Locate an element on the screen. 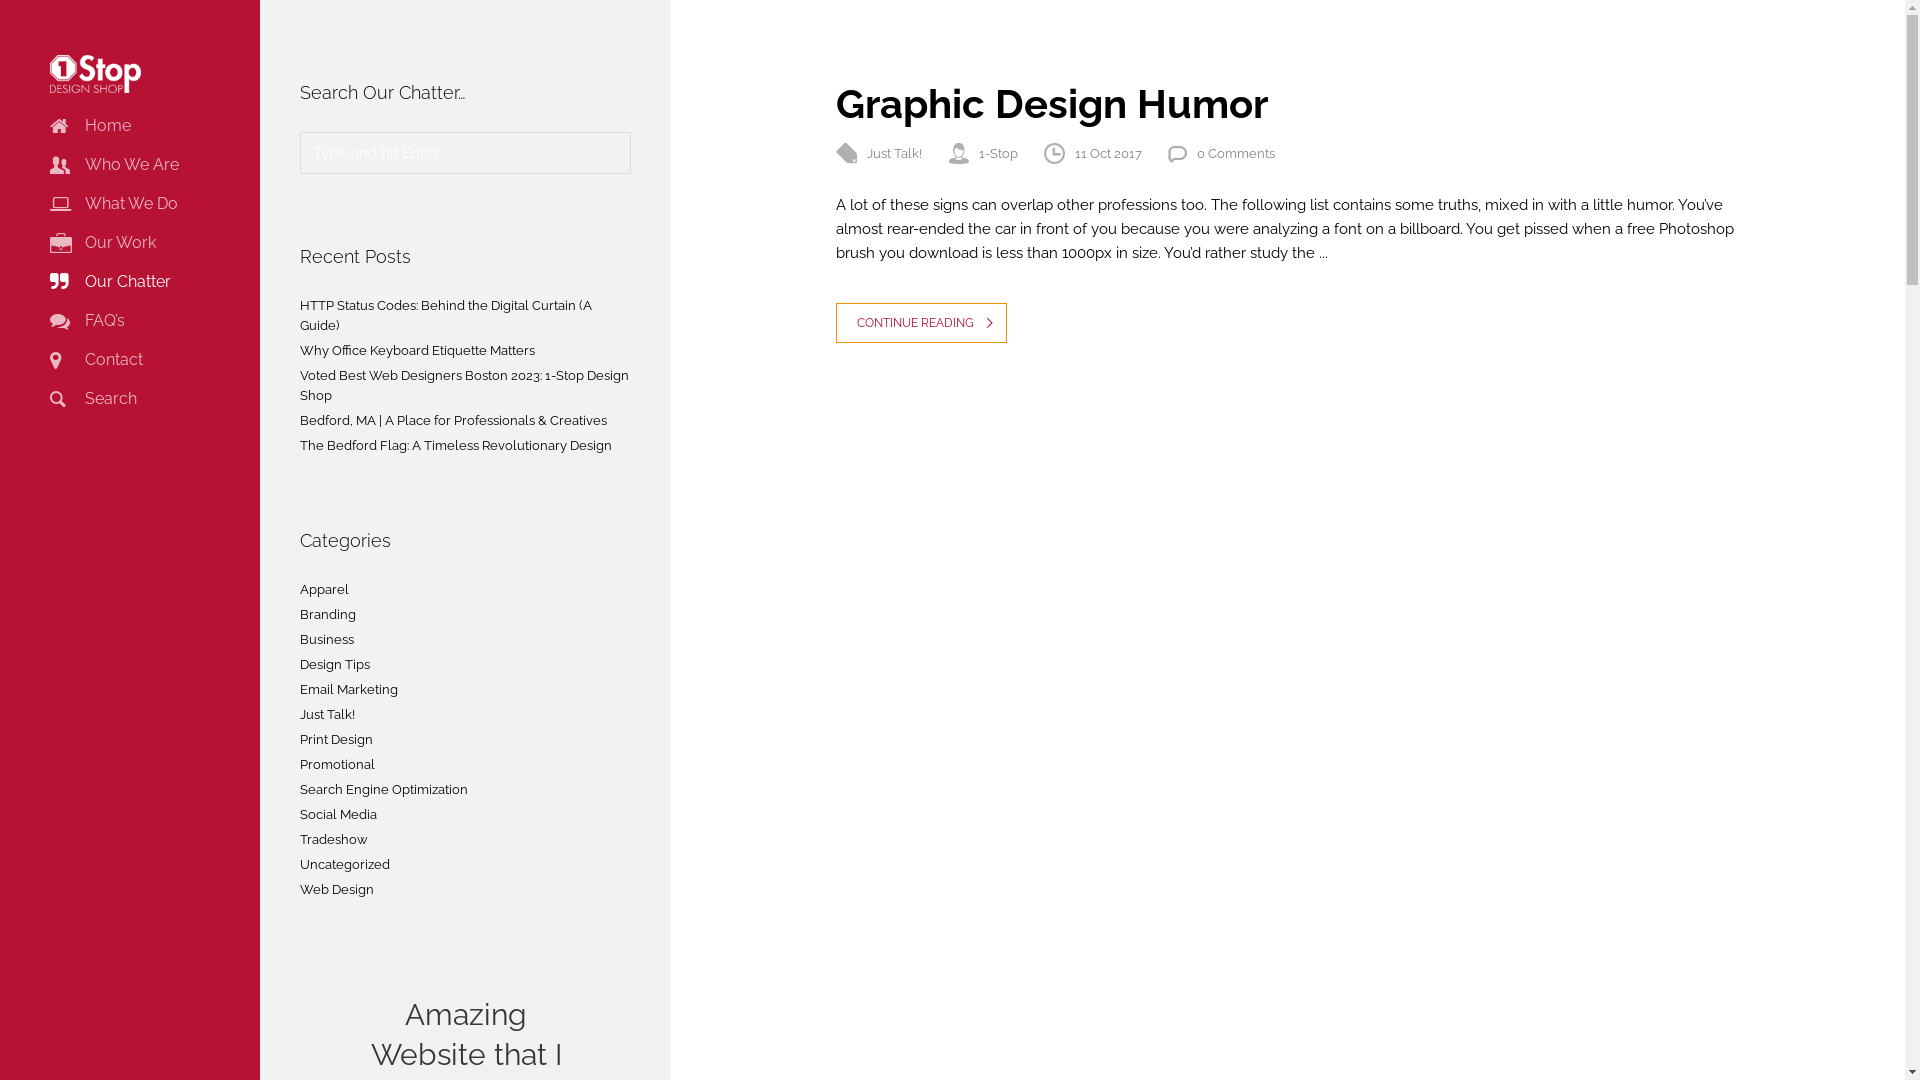  'Home' is located at coordinates (89, 126).